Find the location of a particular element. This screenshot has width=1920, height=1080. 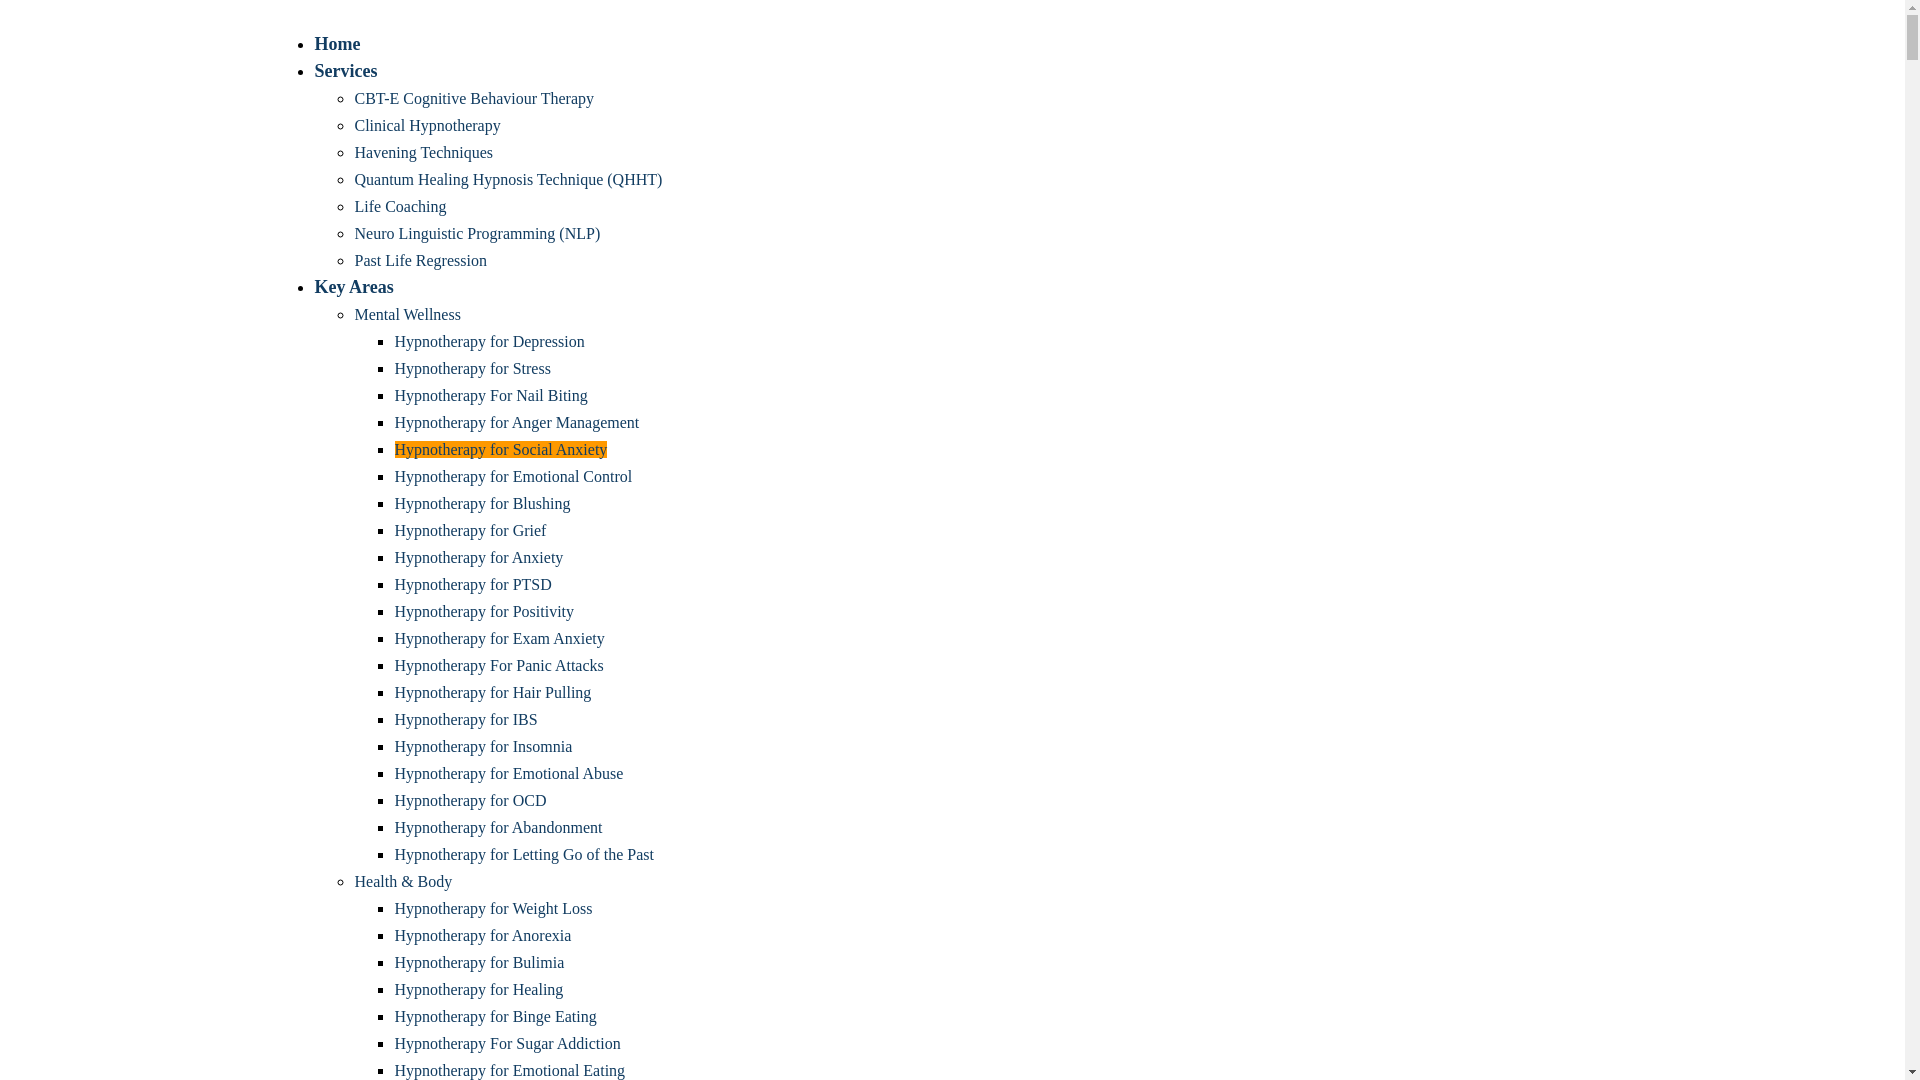

'Past Life Regression' is located at coordinates (354, 259).